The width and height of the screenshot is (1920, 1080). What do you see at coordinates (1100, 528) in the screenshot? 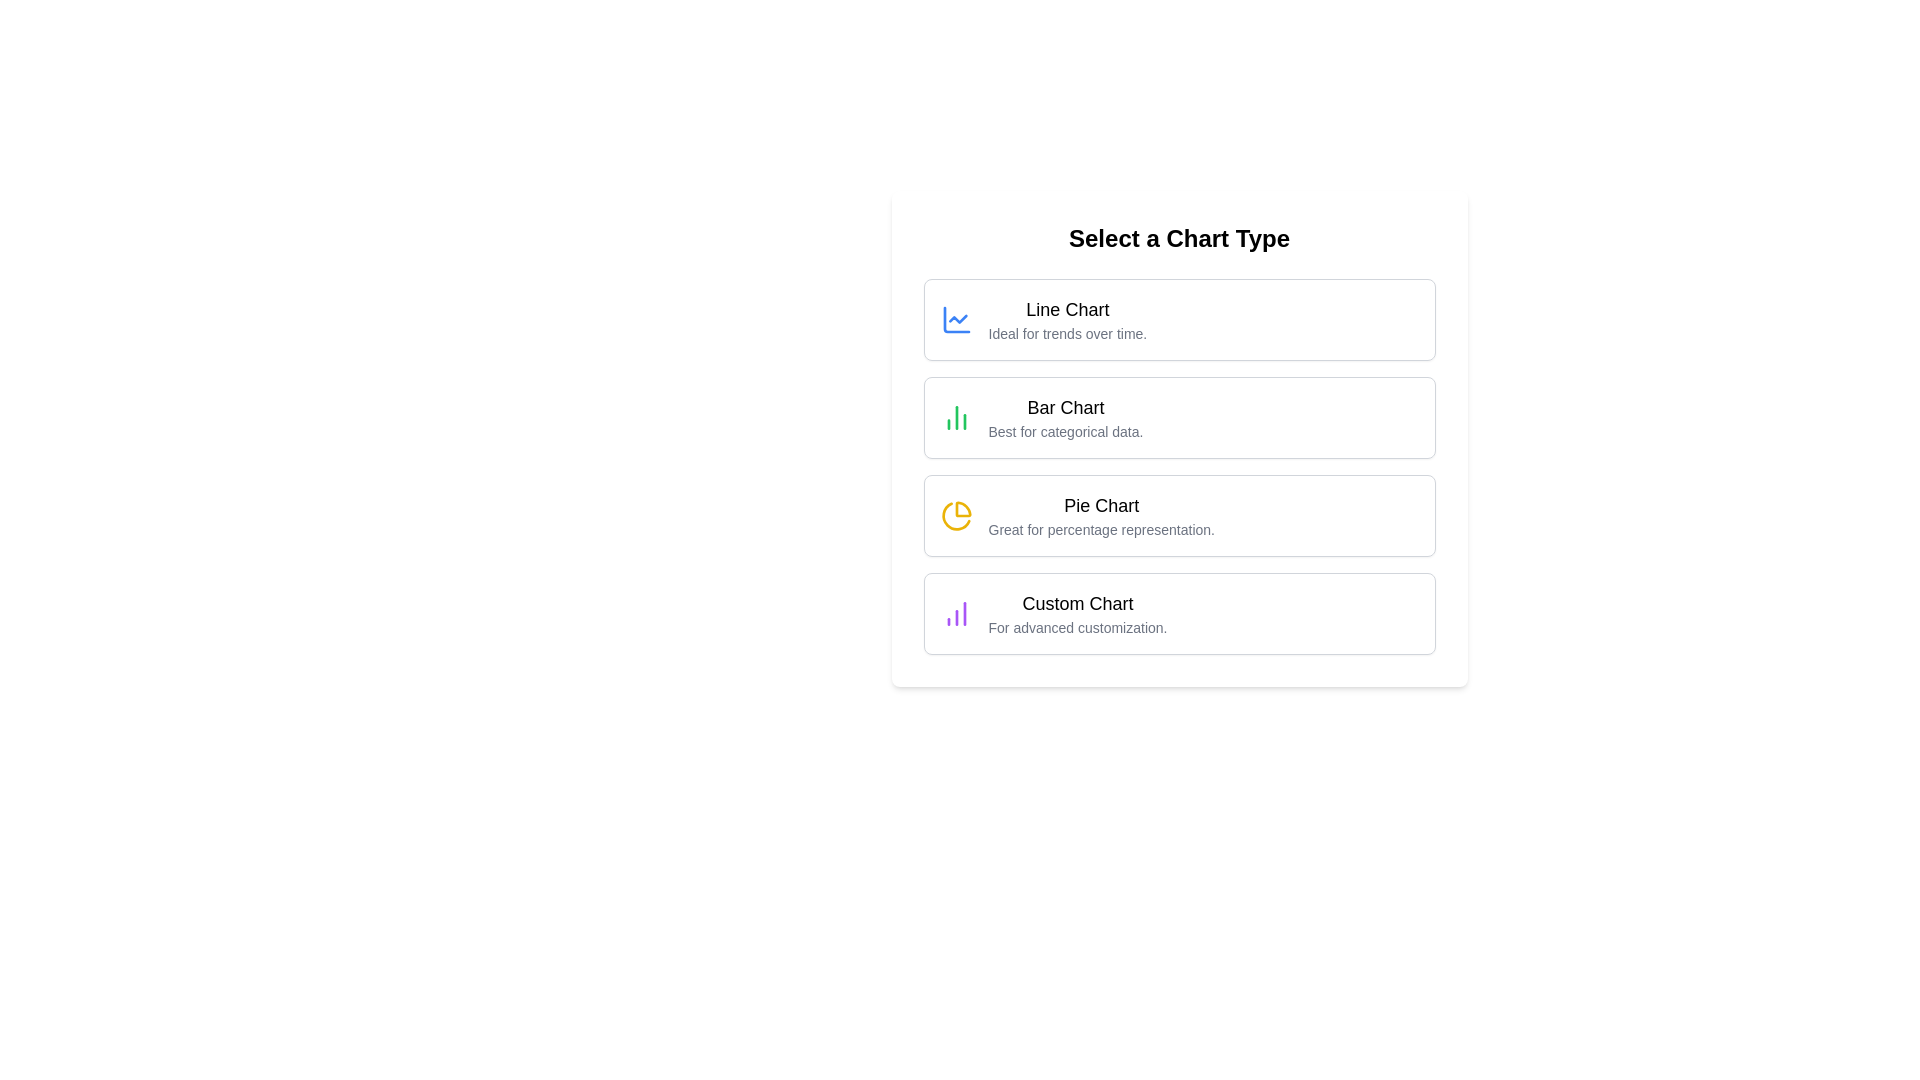
I see `descriptive text located below the 'Pie Chart' label within the third option of the 'Select a Chart Type' section` at bounding box center [1100, 528].